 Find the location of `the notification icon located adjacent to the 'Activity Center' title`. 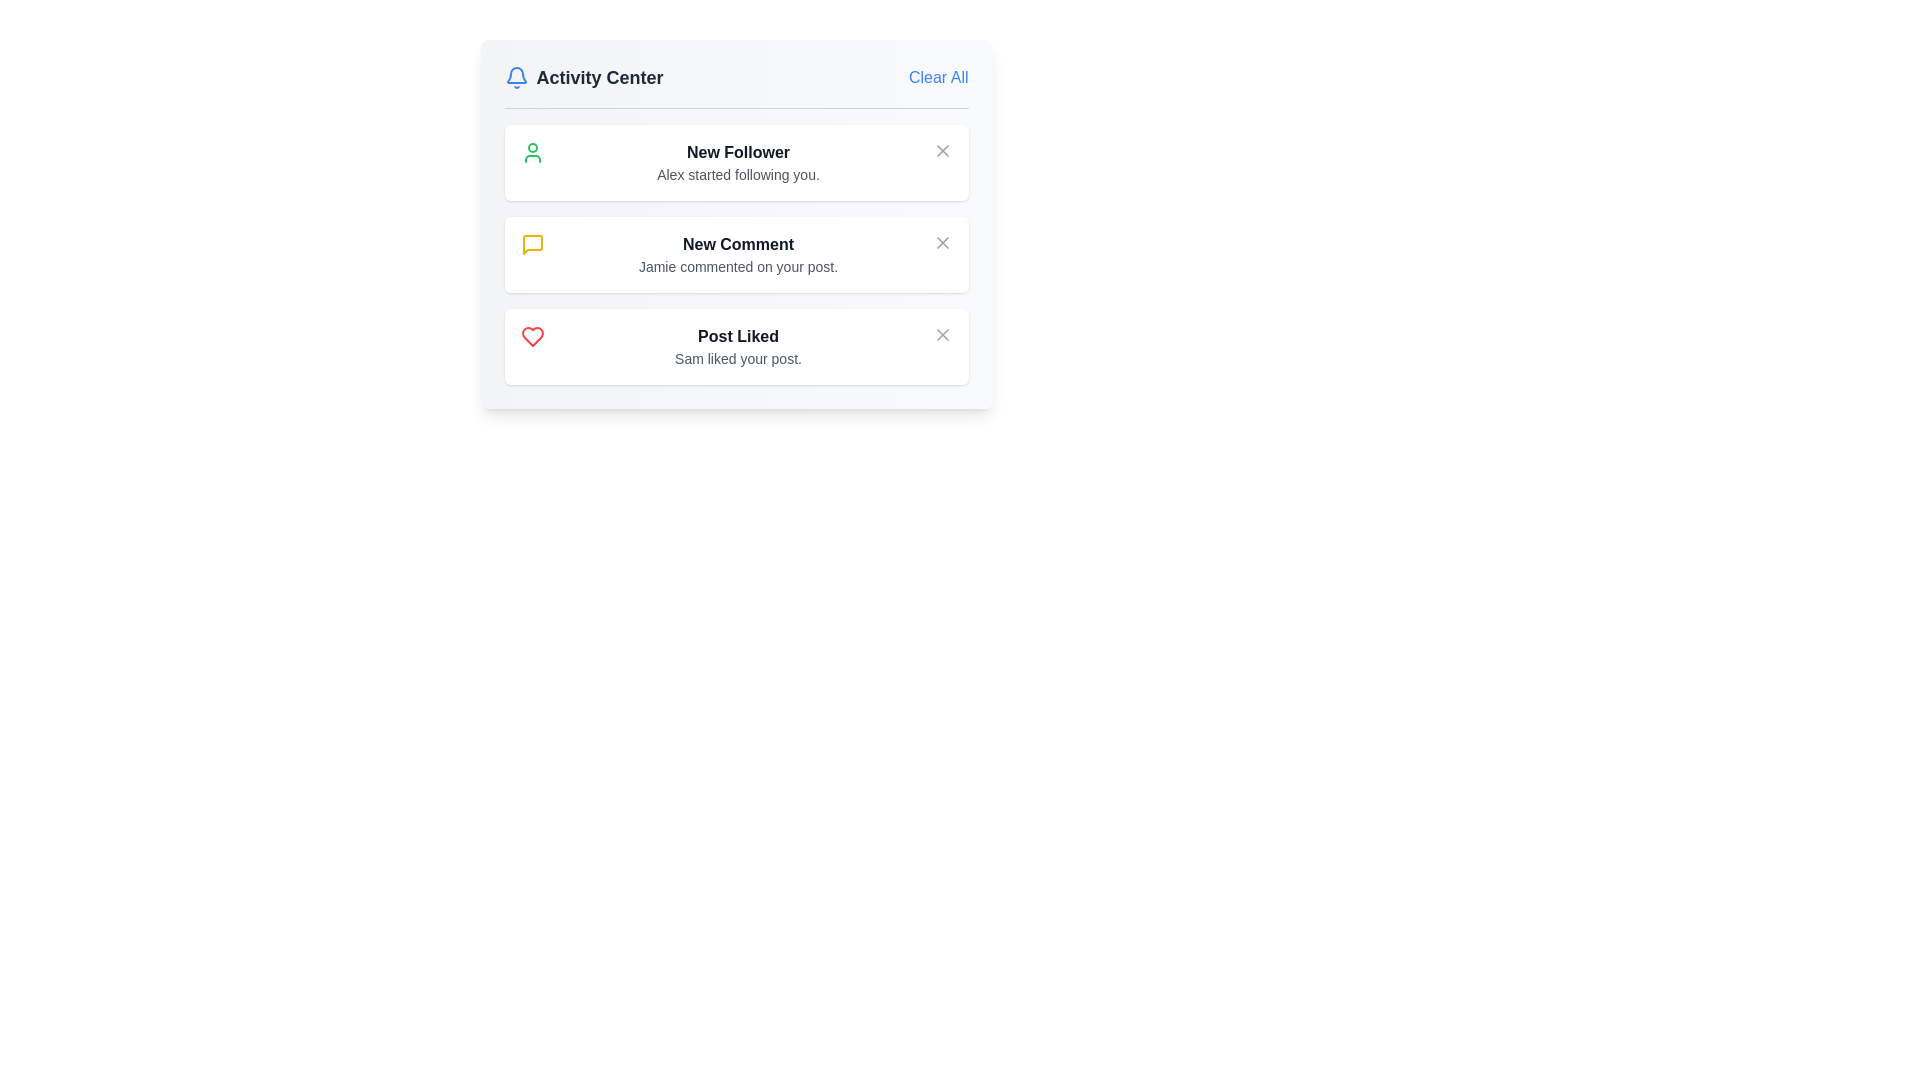

the notification icon located adjacent to the 'Activity Center' title is located at coordinates (516, 74).